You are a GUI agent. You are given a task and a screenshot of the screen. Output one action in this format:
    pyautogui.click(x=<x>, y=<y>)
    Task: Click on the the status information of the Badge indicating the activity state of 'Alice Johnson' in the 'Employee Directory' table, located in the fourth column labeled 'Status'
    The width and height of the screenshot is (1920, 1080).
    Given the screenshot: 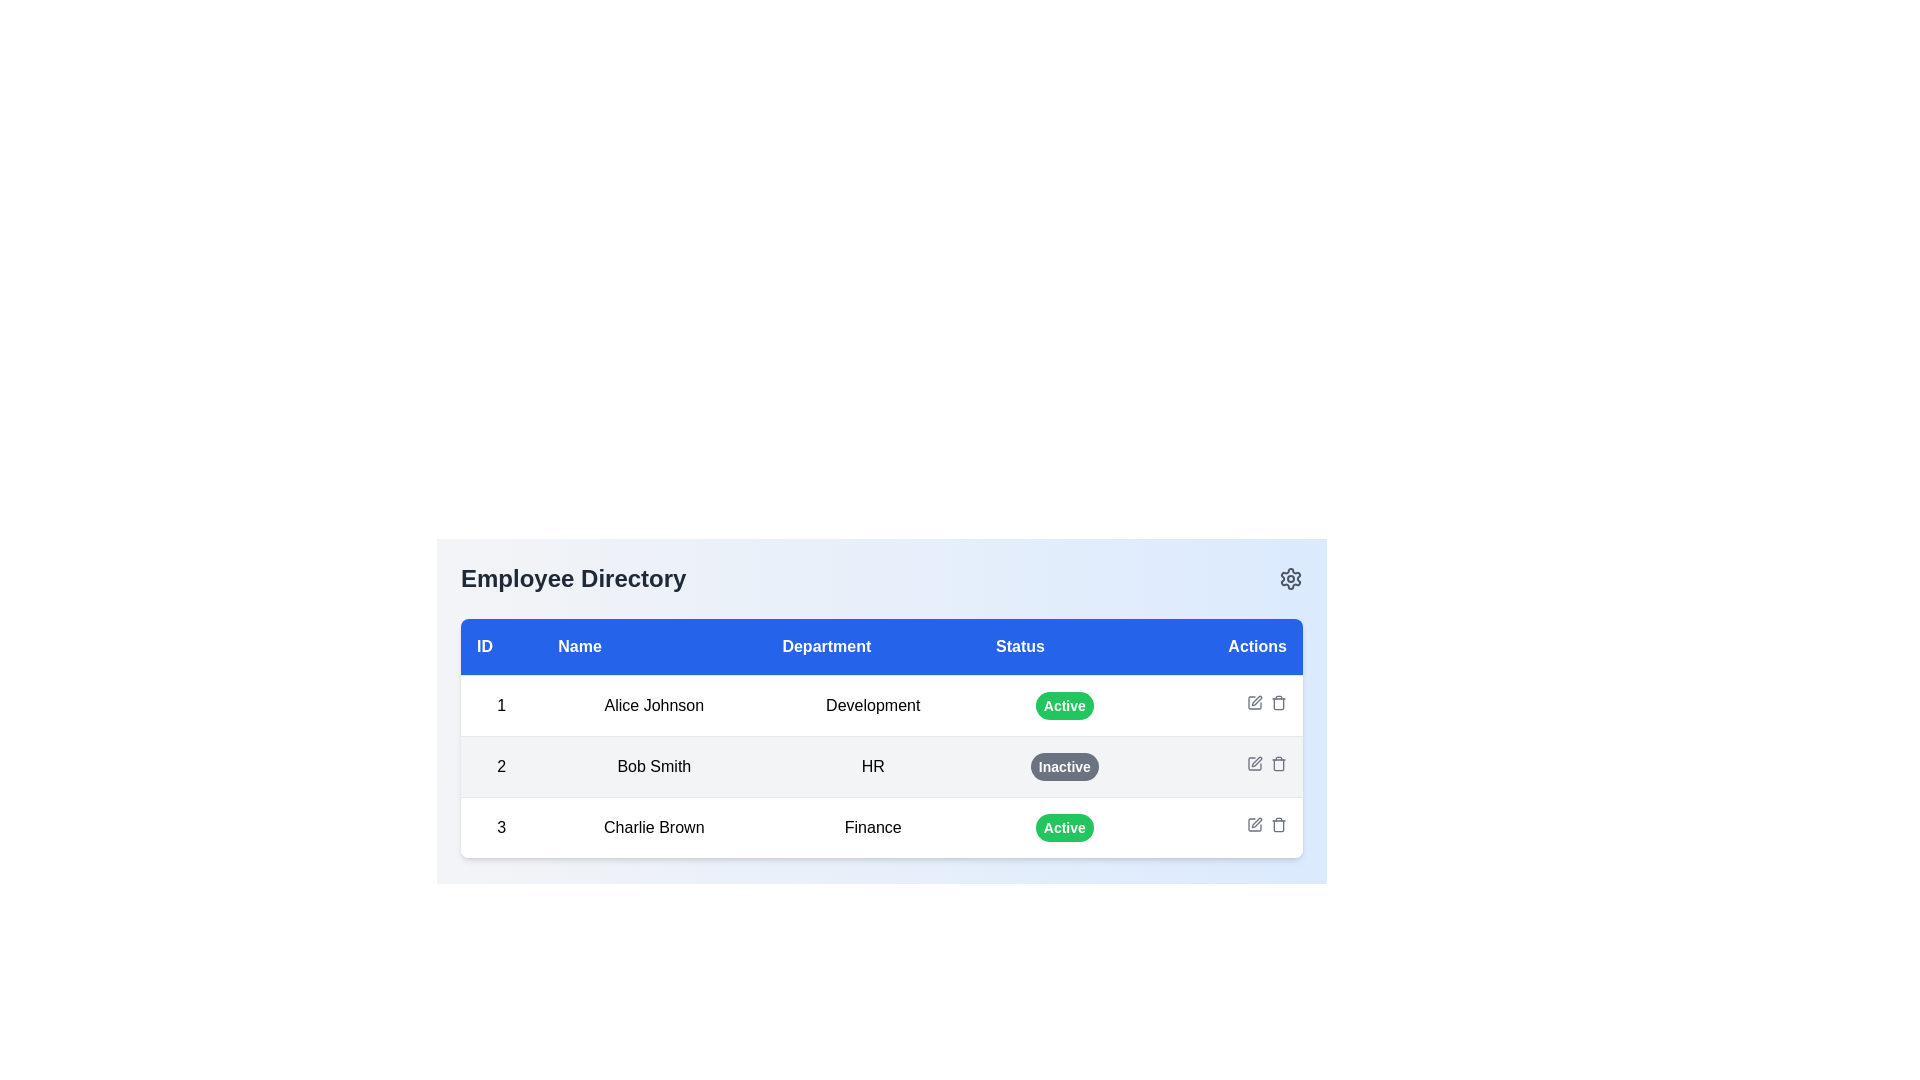 What is the action you would take?
    pyautogui.click(x=1063, y=704)
    